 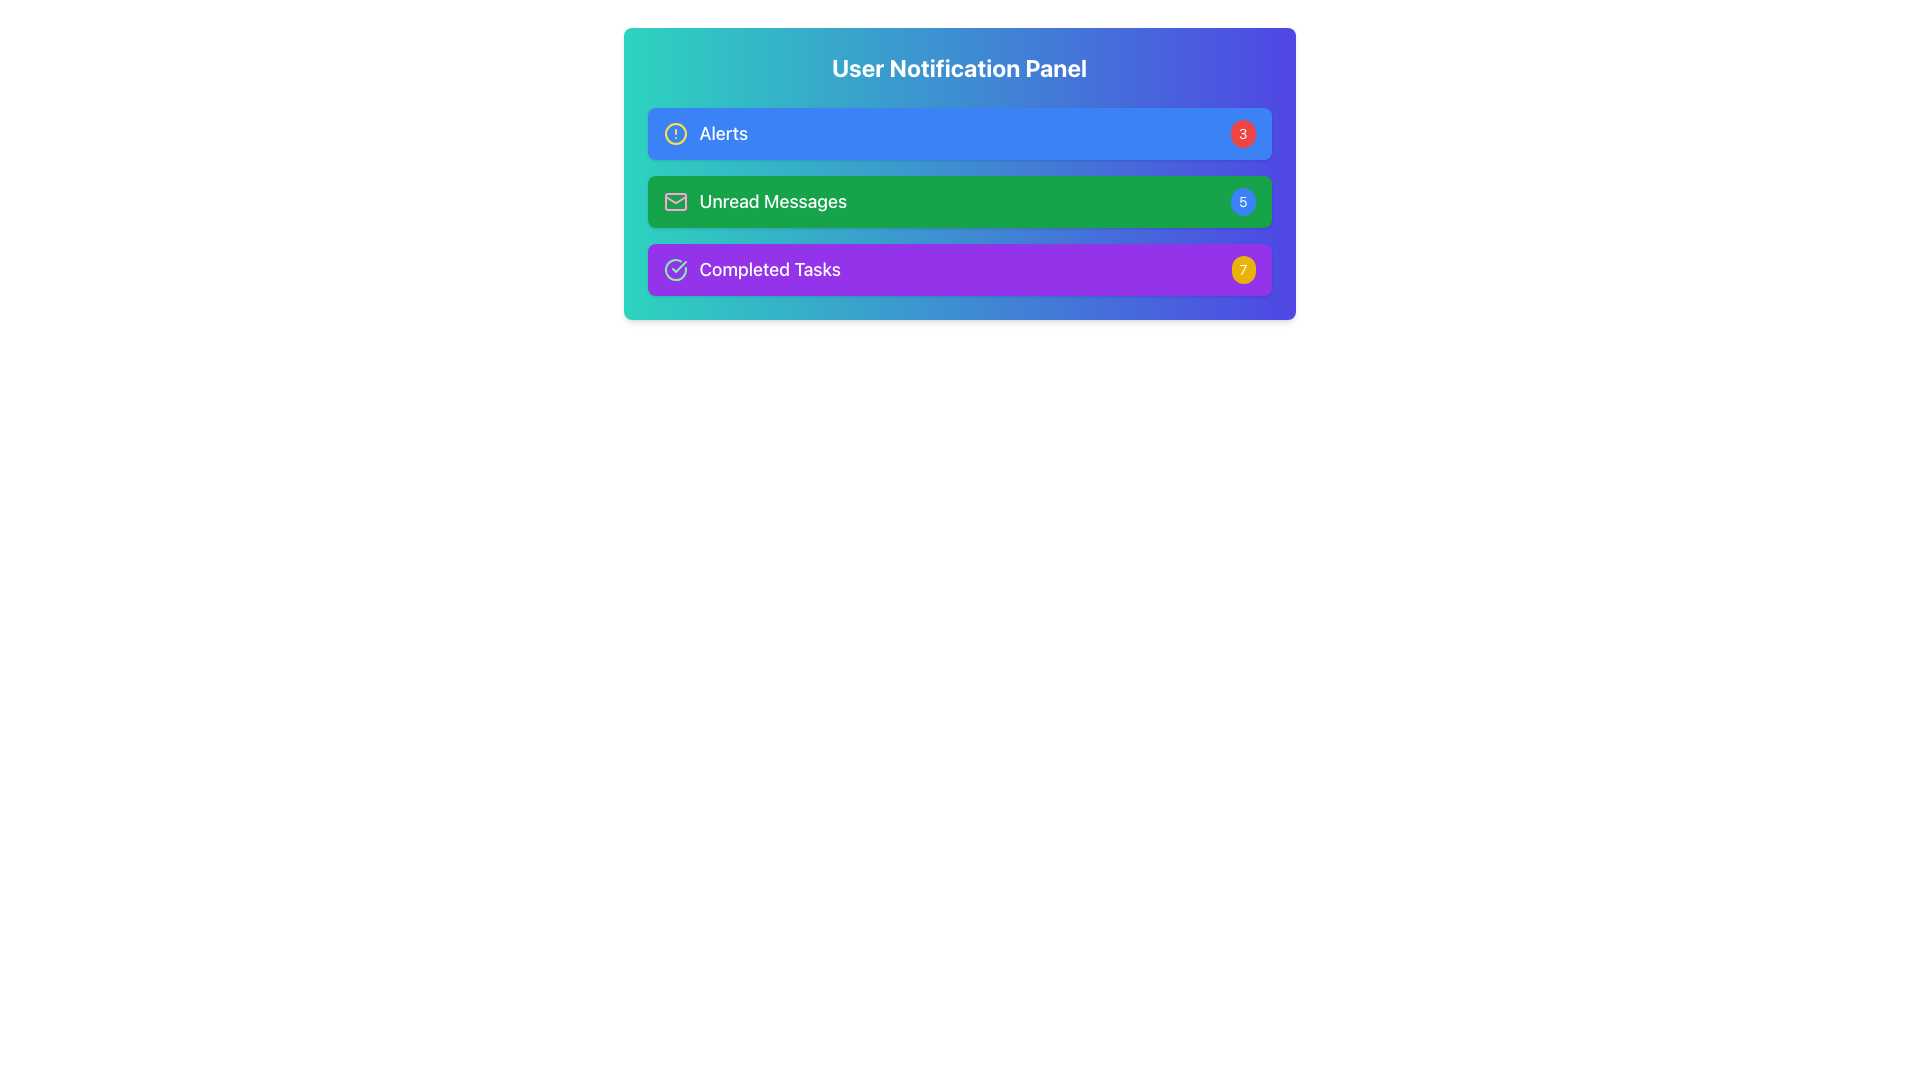 I want to click on the circular green checkmark icon in the 'Completed Tasks' section, located to the left of the 'Completed Tasks' text label, so click(x=675, y=270).